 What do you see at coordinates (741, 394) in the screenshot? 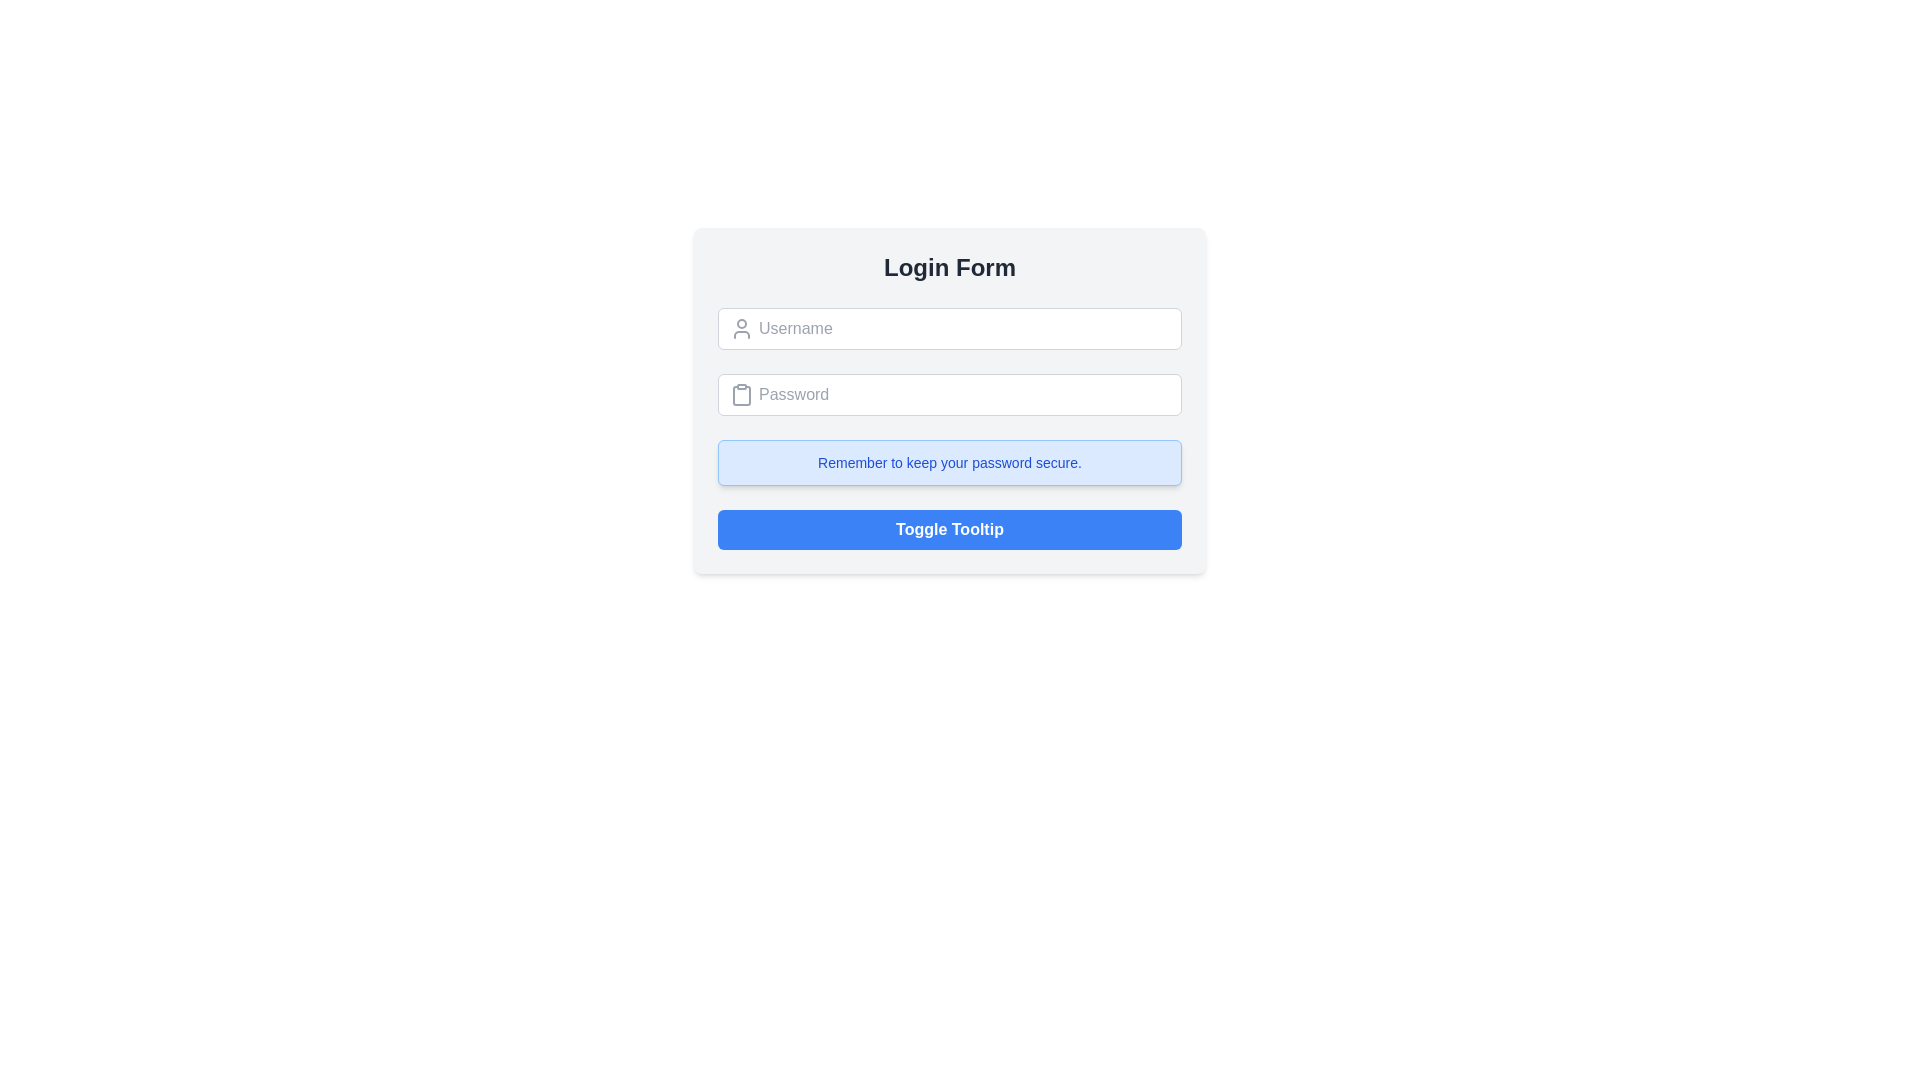
I see `the clipboard-style icon graphic, which is gray in color and located to the left of the password input field, slightly above the center of the bounding box` at bounding box center [741, 394].